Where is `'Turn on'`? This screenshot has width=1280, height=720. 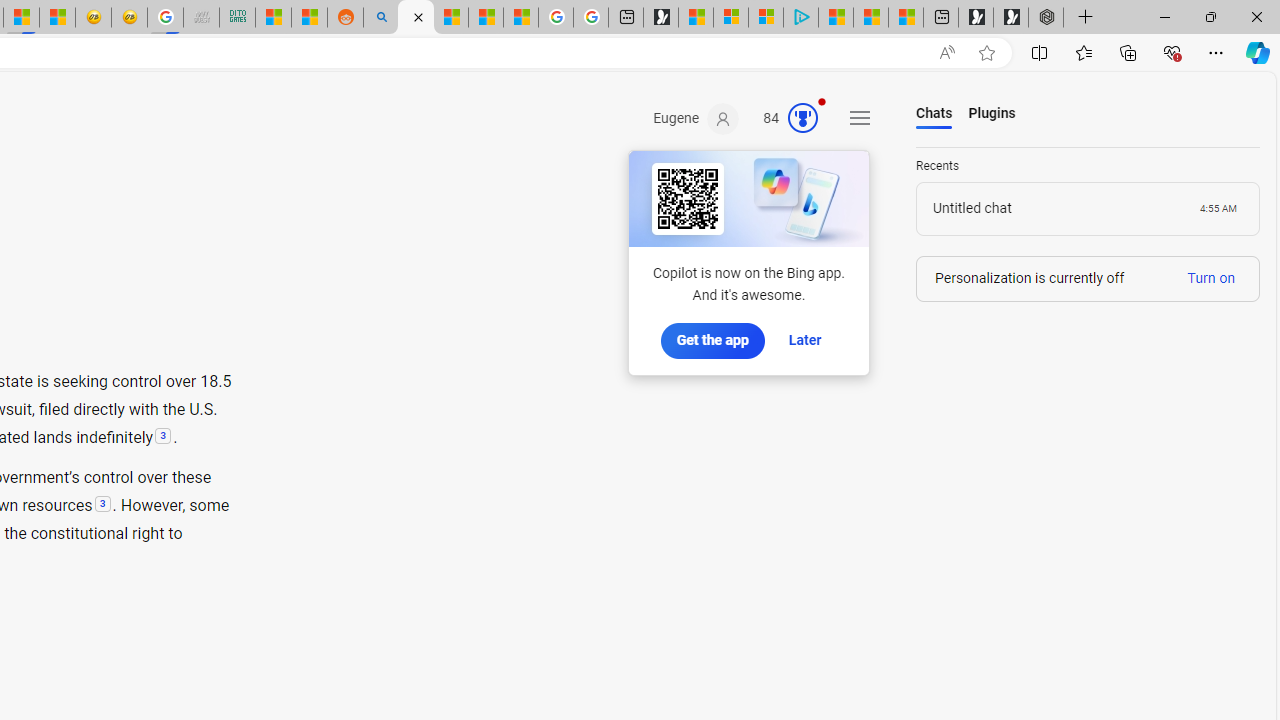
'Turn on' is located at coordinates (1210, 278).